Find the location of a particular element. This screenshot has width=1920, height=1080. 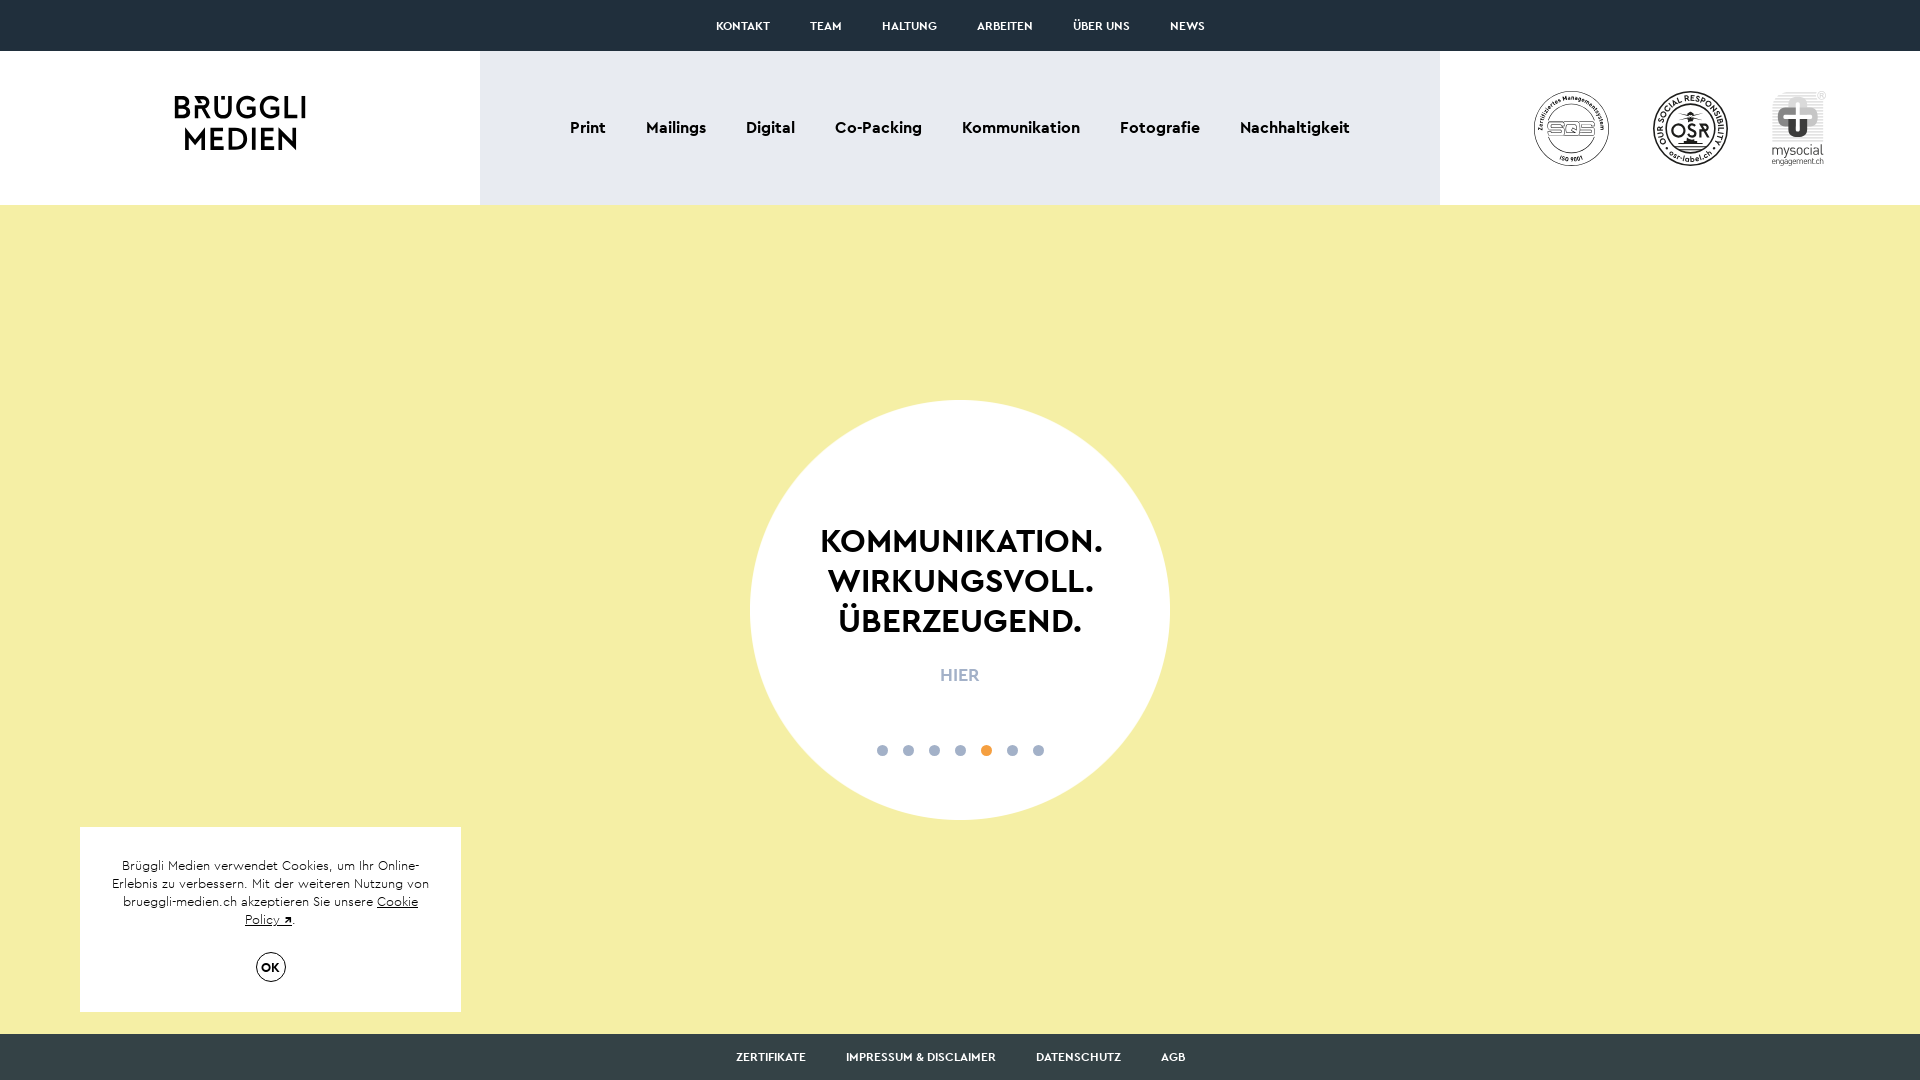

'Co-Packing' is located at coordinates (878, 127).